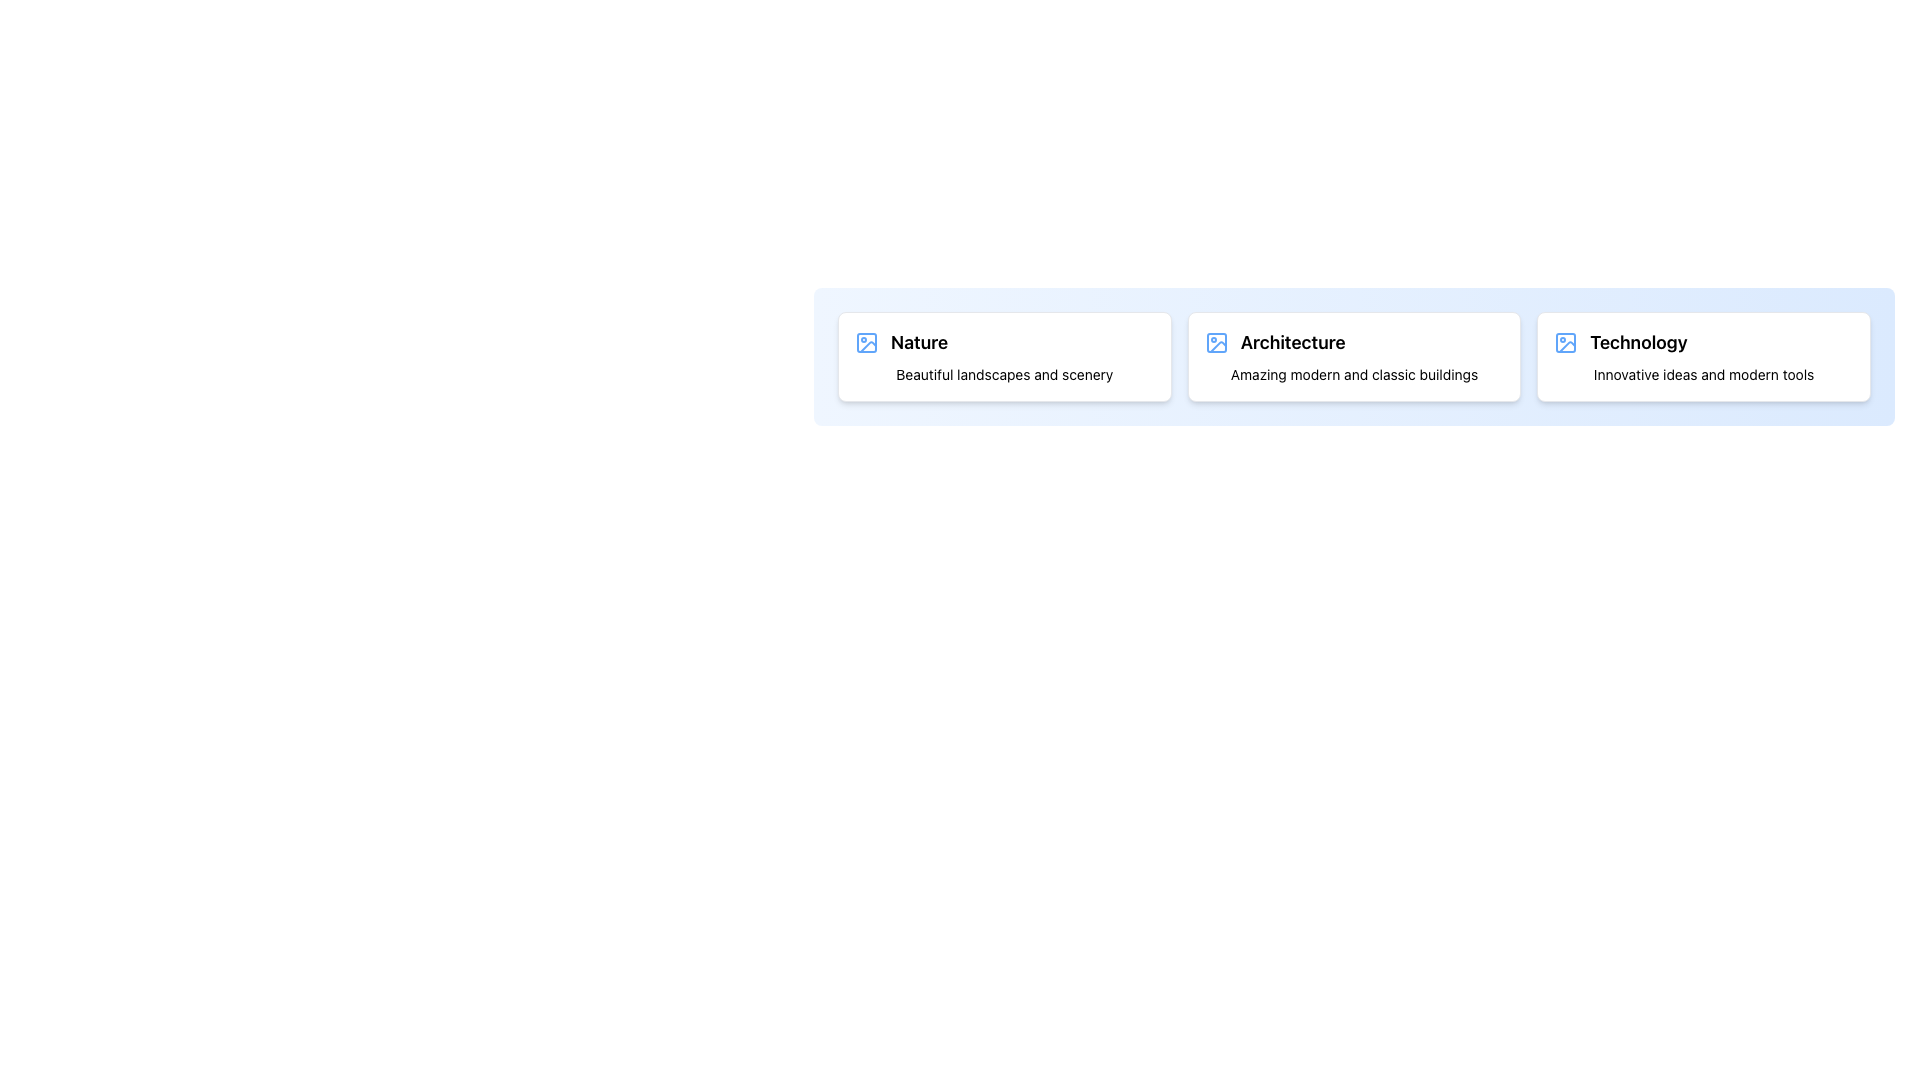 The image size is (1920, 1080). What do you see at coordinates (1703, 374) in the screenshot?
I see `the text element displaying 'Innovative ideas and modern tools' located below the 'Technology' header within its card` at bounding box center [1703, 374].